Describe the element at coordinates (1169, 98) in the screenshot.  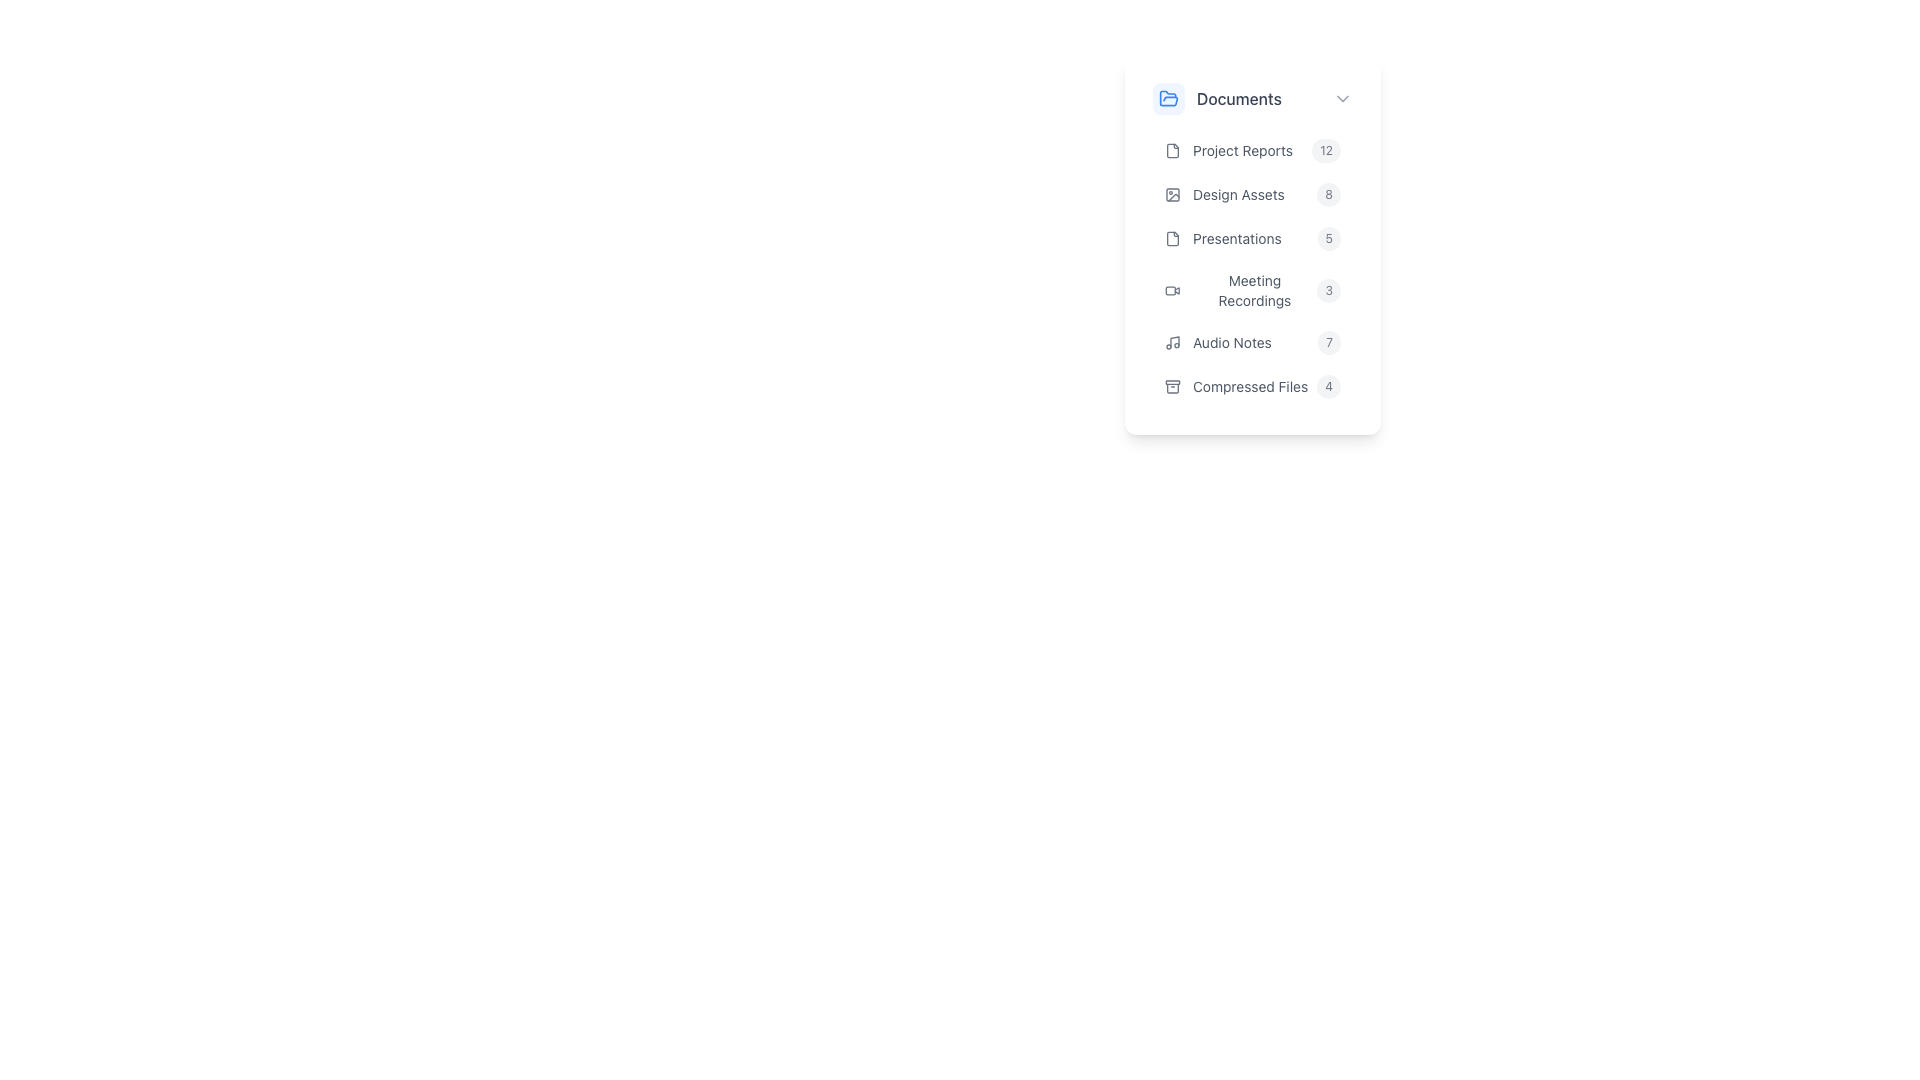
I see `the folder icon located at the upper-left corner of the 'Documents' panel, which precedes the text label 'Documents.'` at that location.